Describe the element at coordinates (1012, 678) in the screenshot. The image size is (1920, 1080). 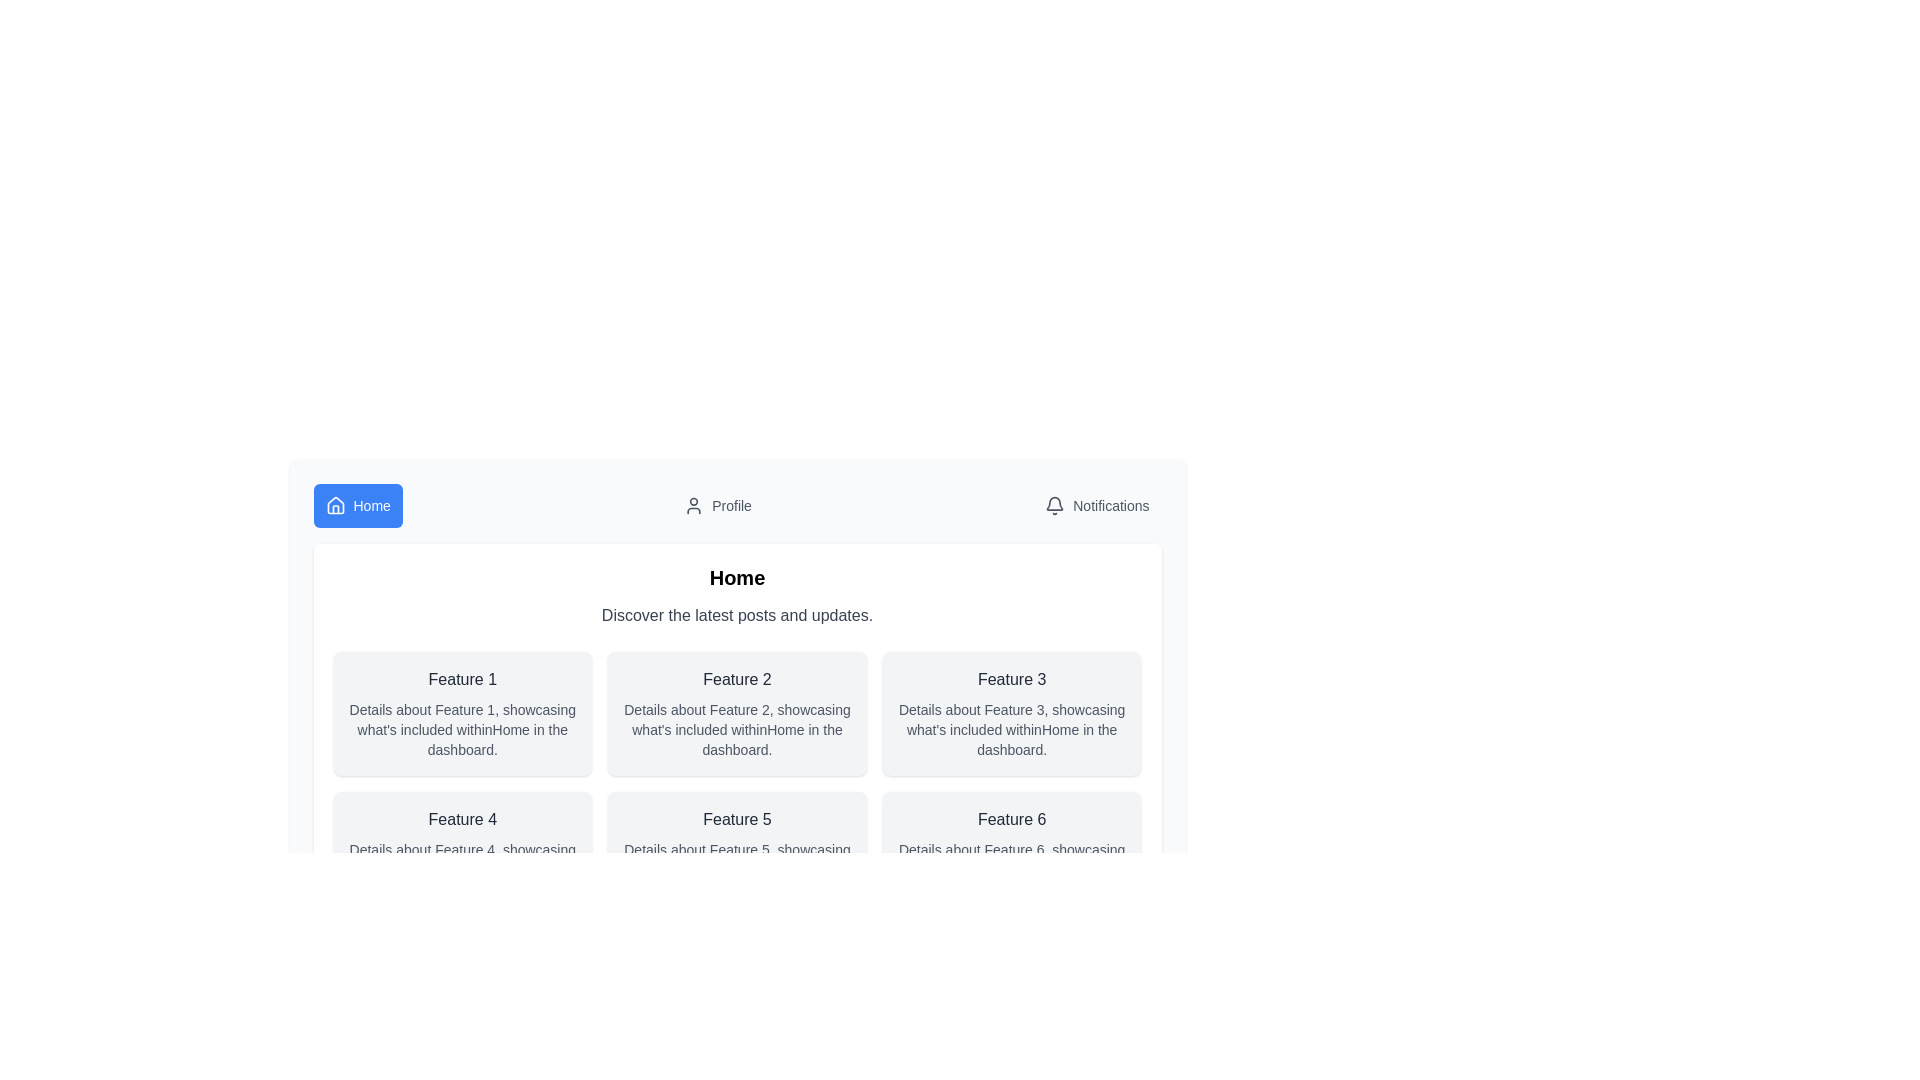
I see `the Static label or text element that serves as the title for 'Feature 3'` at that location.